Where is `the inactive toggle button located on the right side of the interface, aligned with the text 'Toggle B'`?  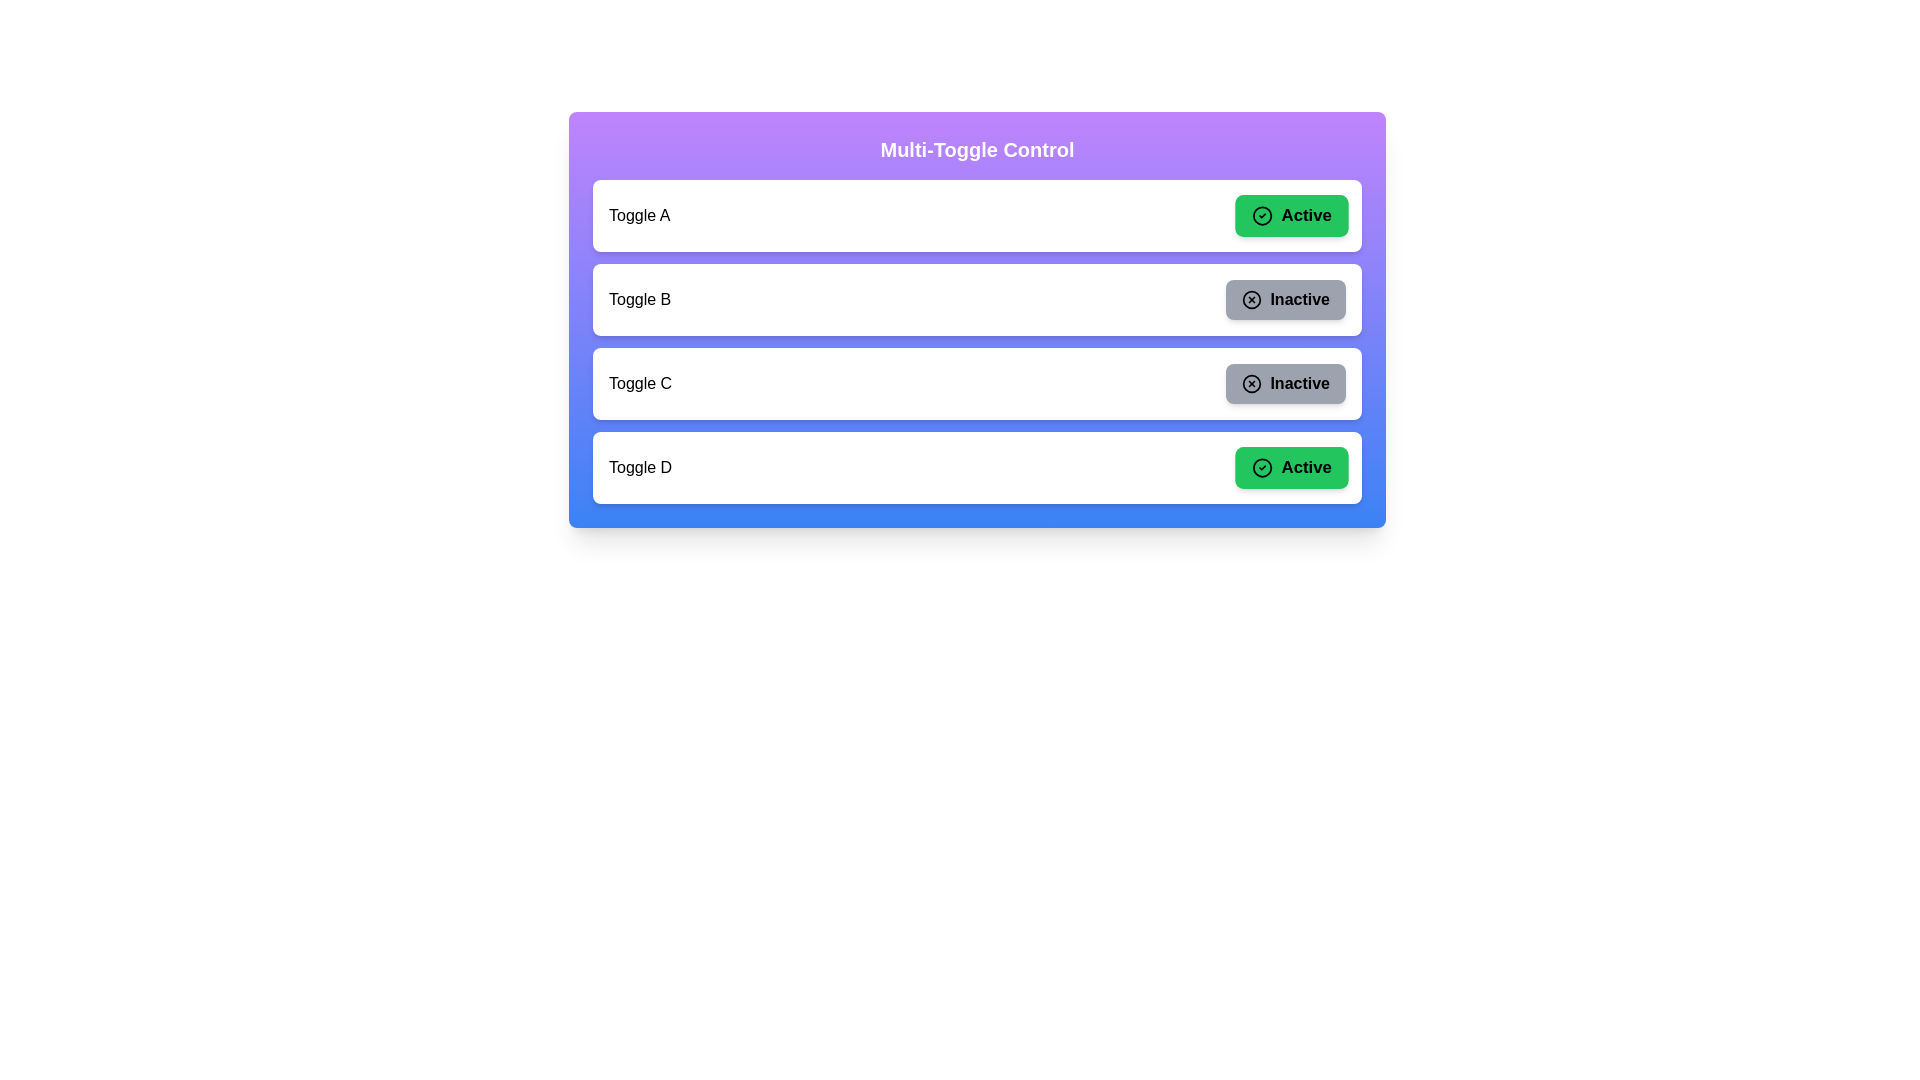
the inactive toggle button located on the right side of the interface, aligned with the text 'Toggle B' is located at coordinates (1286, 300).